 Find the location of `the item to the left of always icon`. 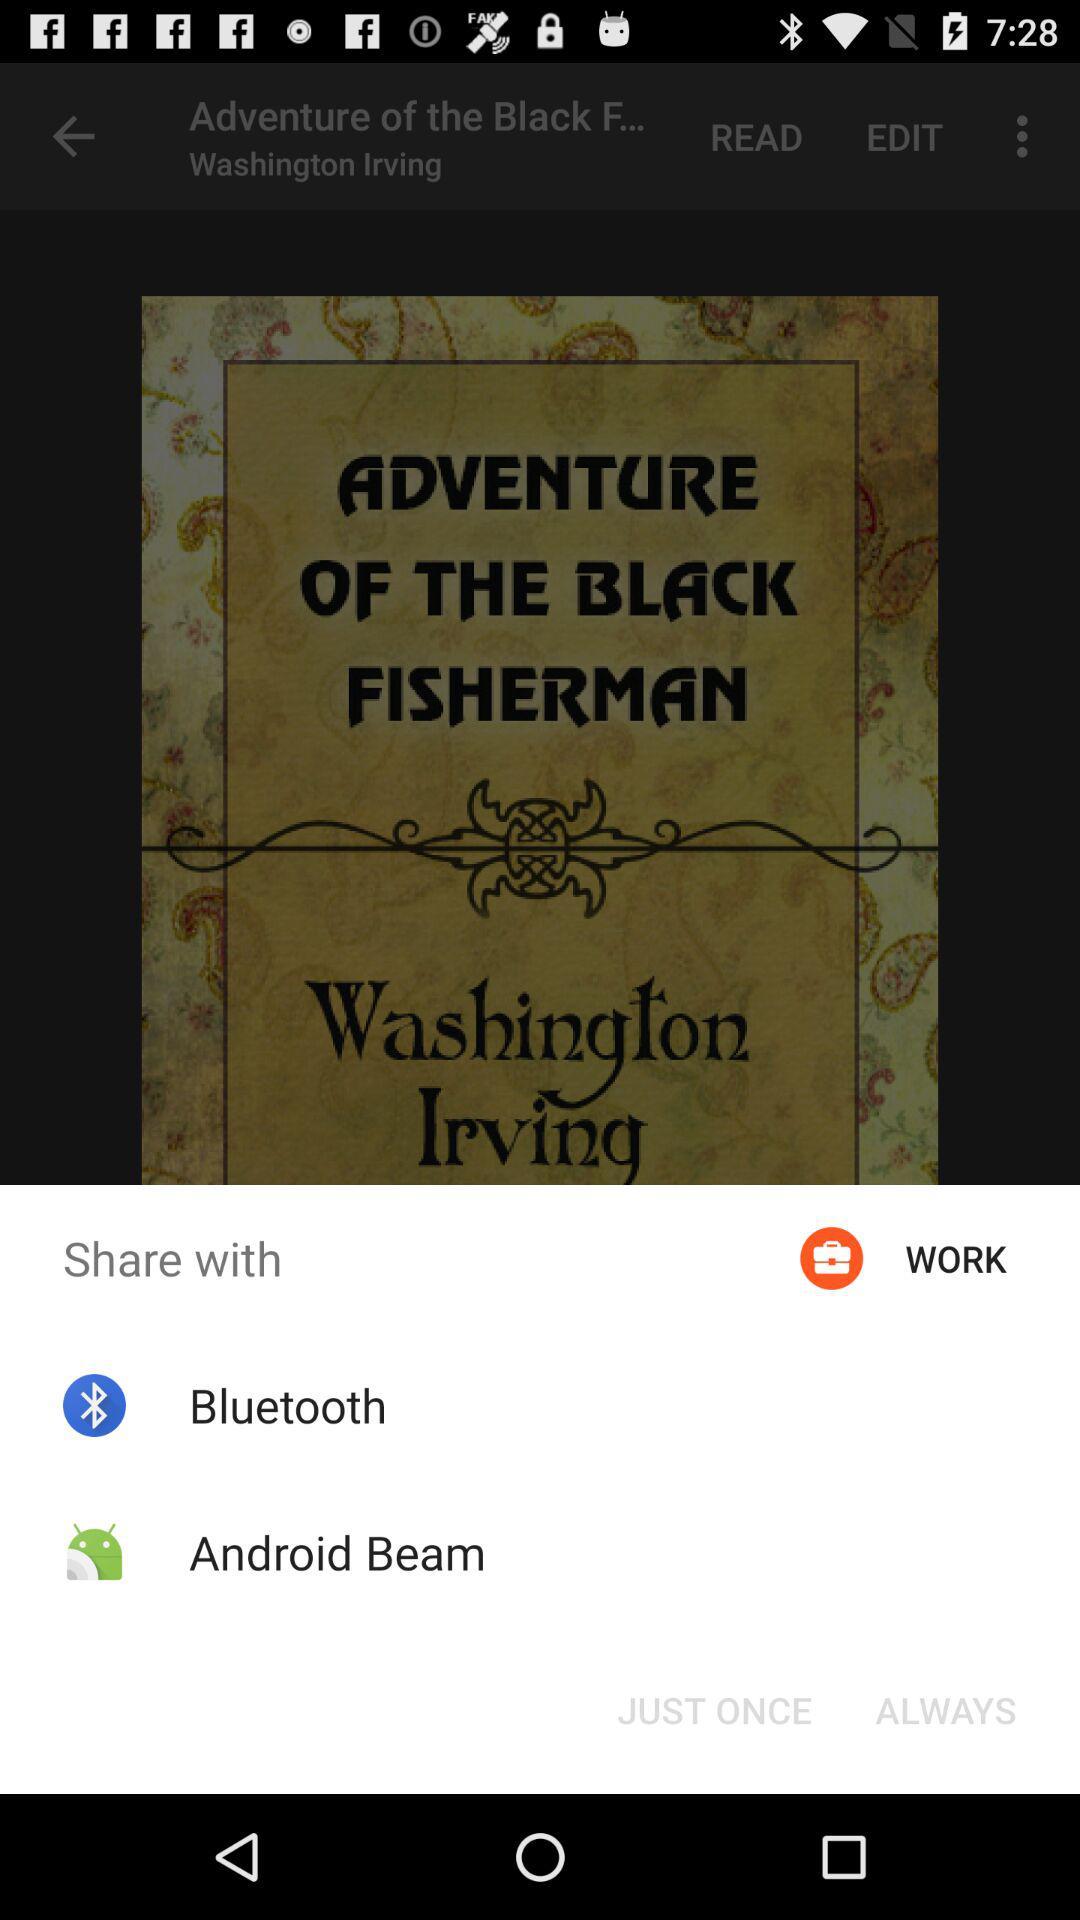

the item to the left of always icon is located at coordinates (713, 1708).